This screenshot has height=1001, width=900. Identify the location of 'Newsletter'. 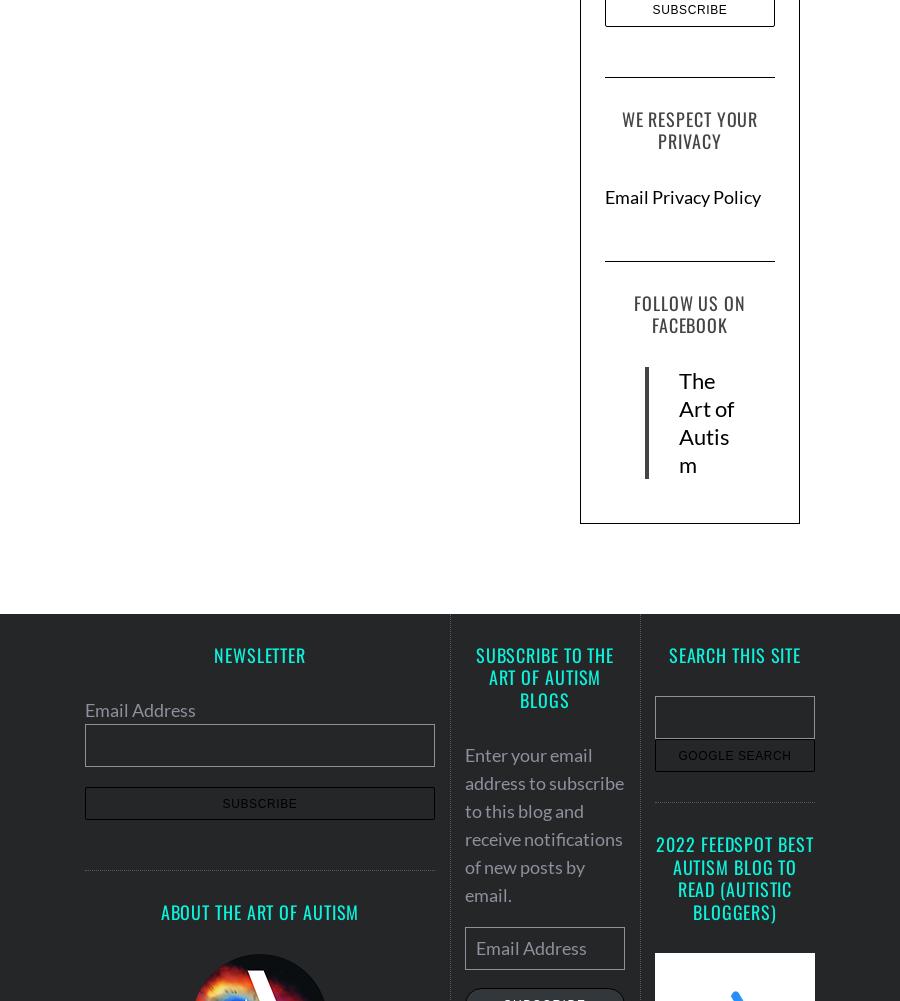
(259, 652).